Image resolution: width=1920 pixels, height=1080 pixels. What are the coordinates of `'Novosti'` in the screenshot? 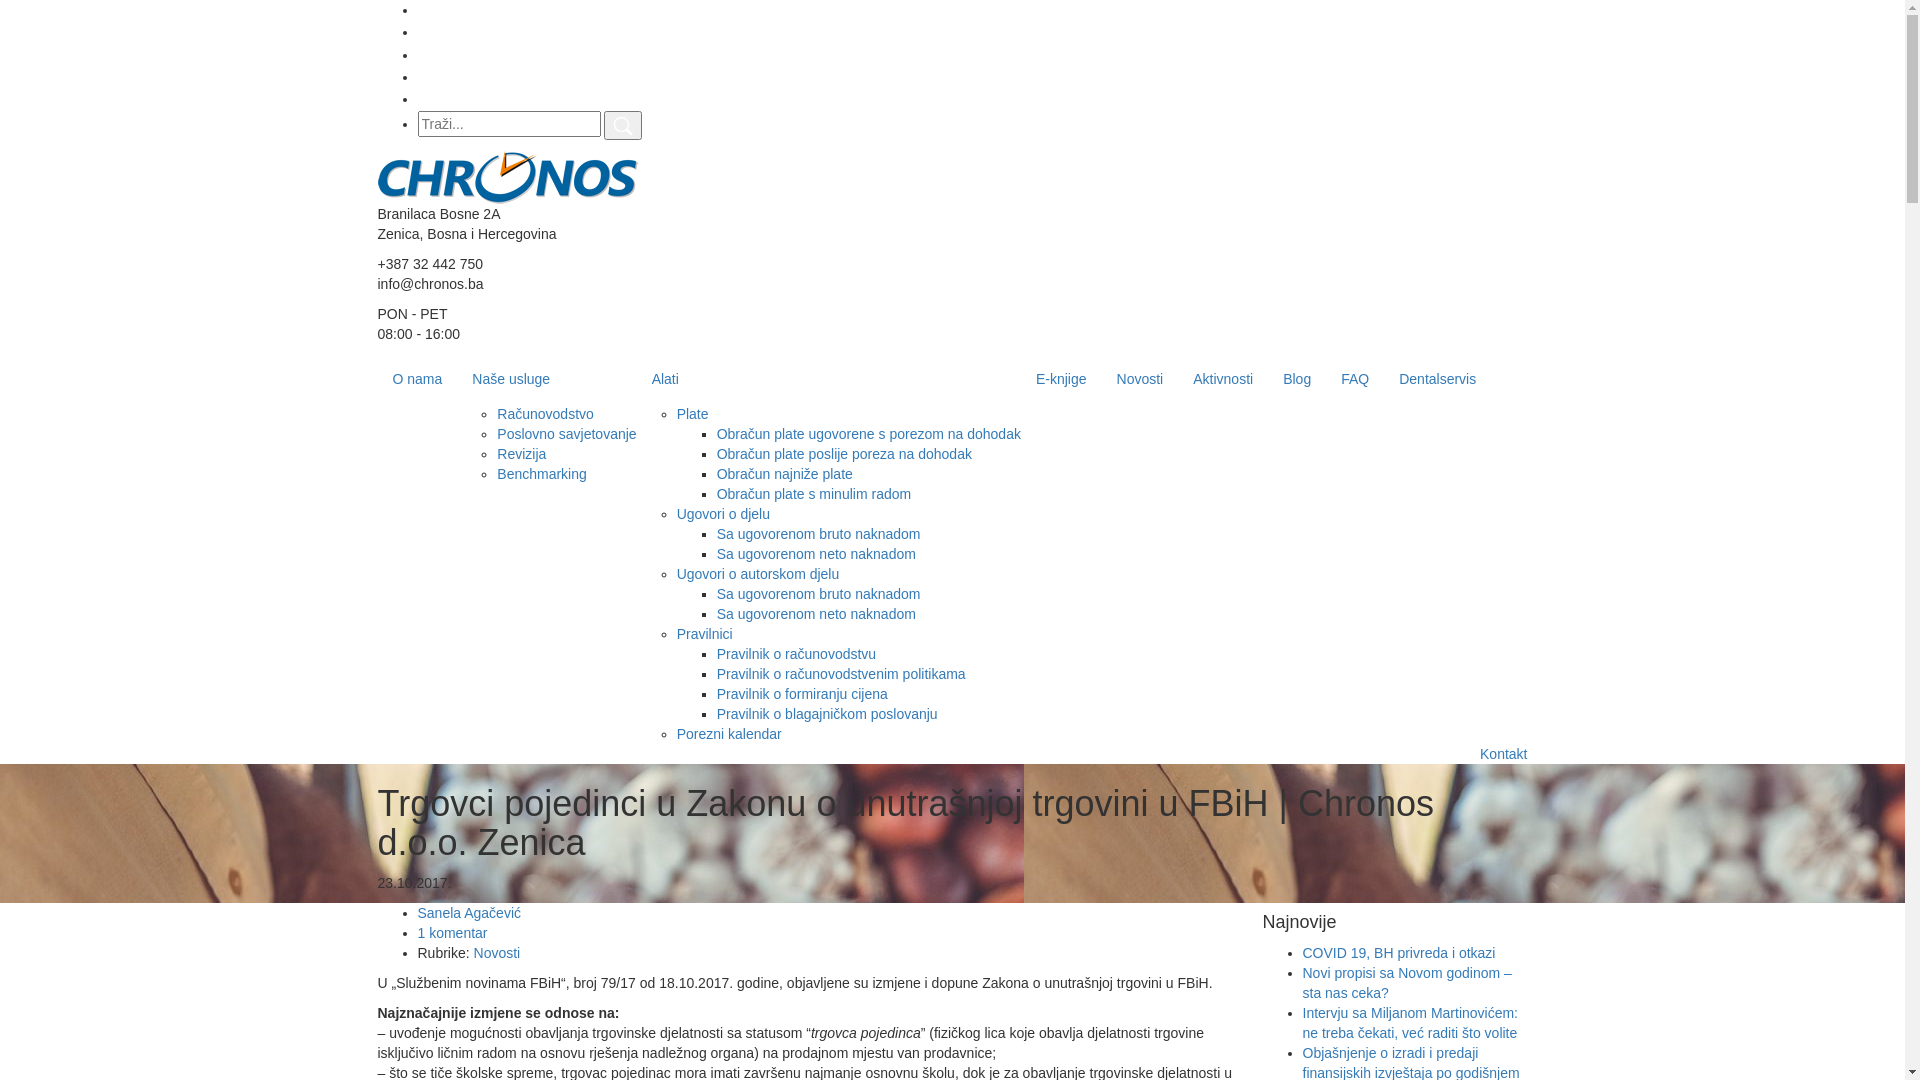 It's located at (1140, 378).